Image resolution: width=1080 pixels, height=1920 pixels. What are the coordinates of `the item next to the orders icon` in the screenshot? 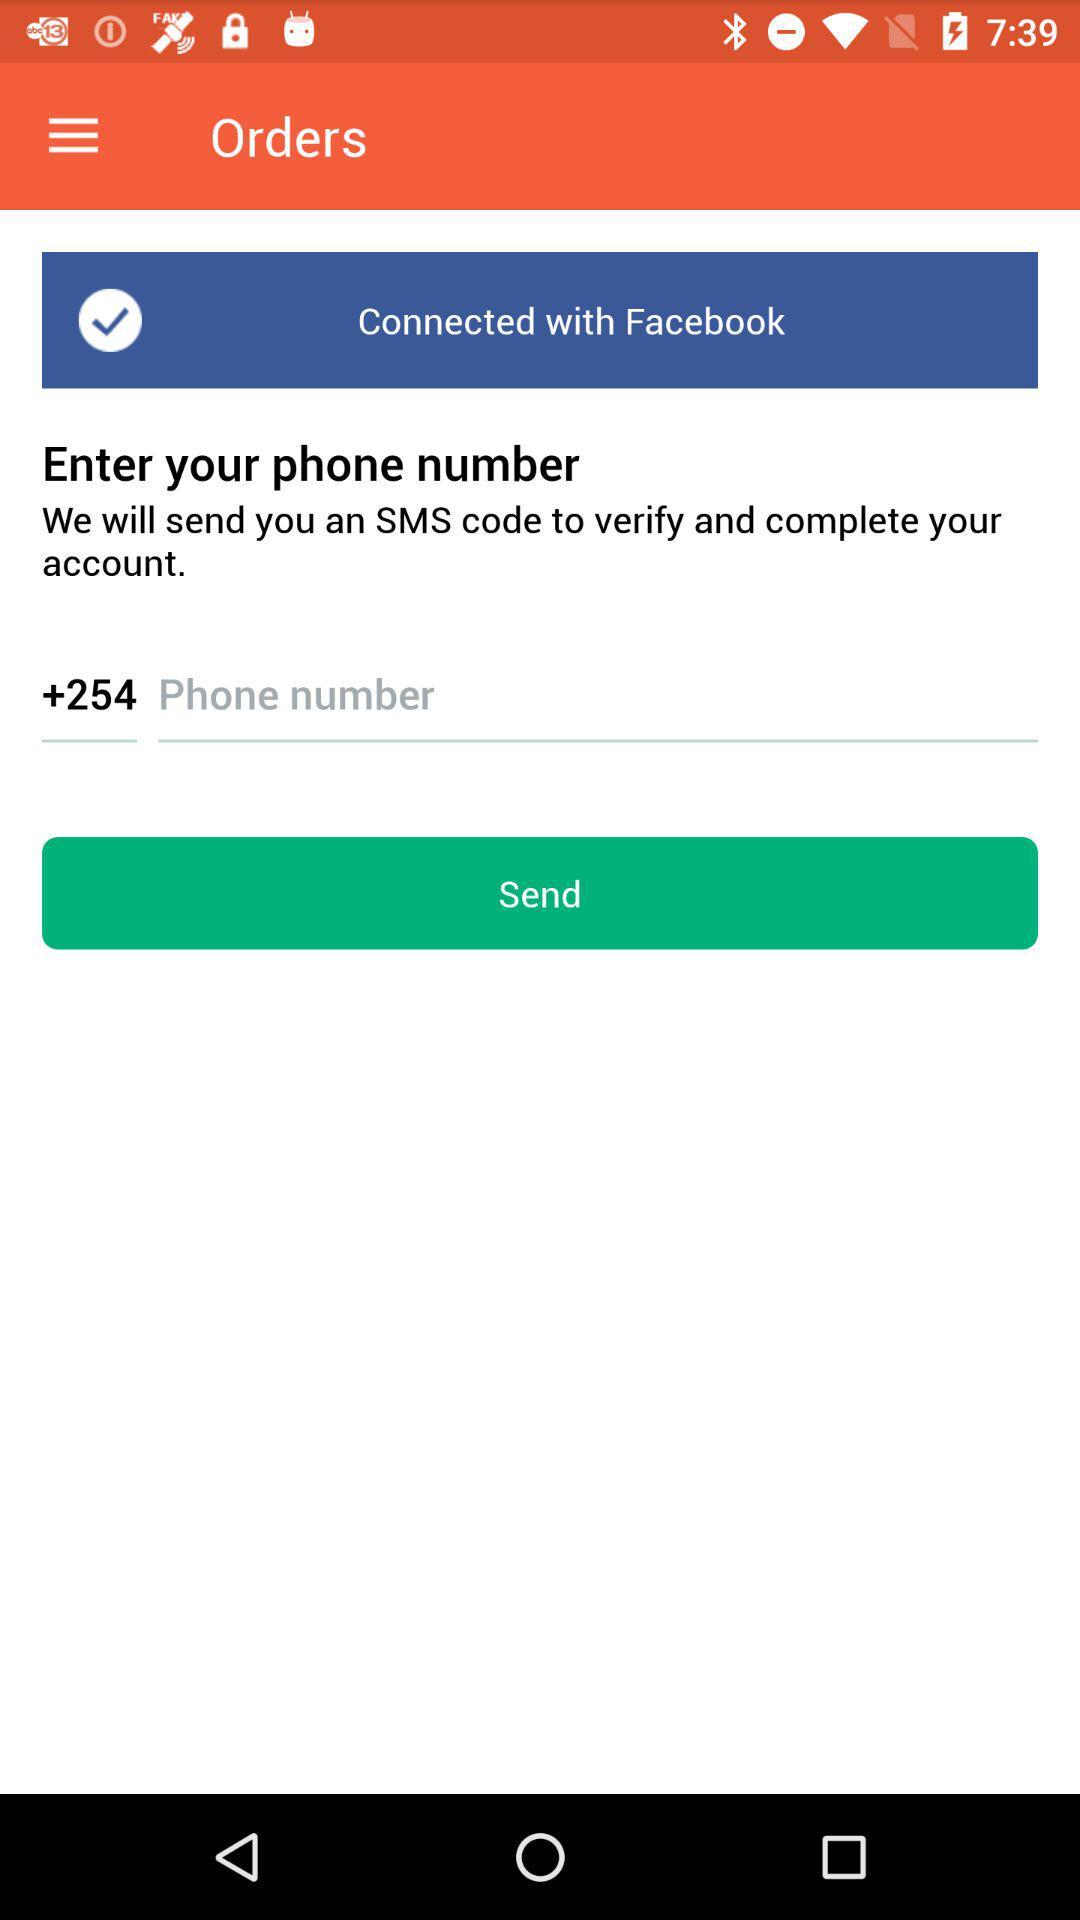 It's located at (72, 135).